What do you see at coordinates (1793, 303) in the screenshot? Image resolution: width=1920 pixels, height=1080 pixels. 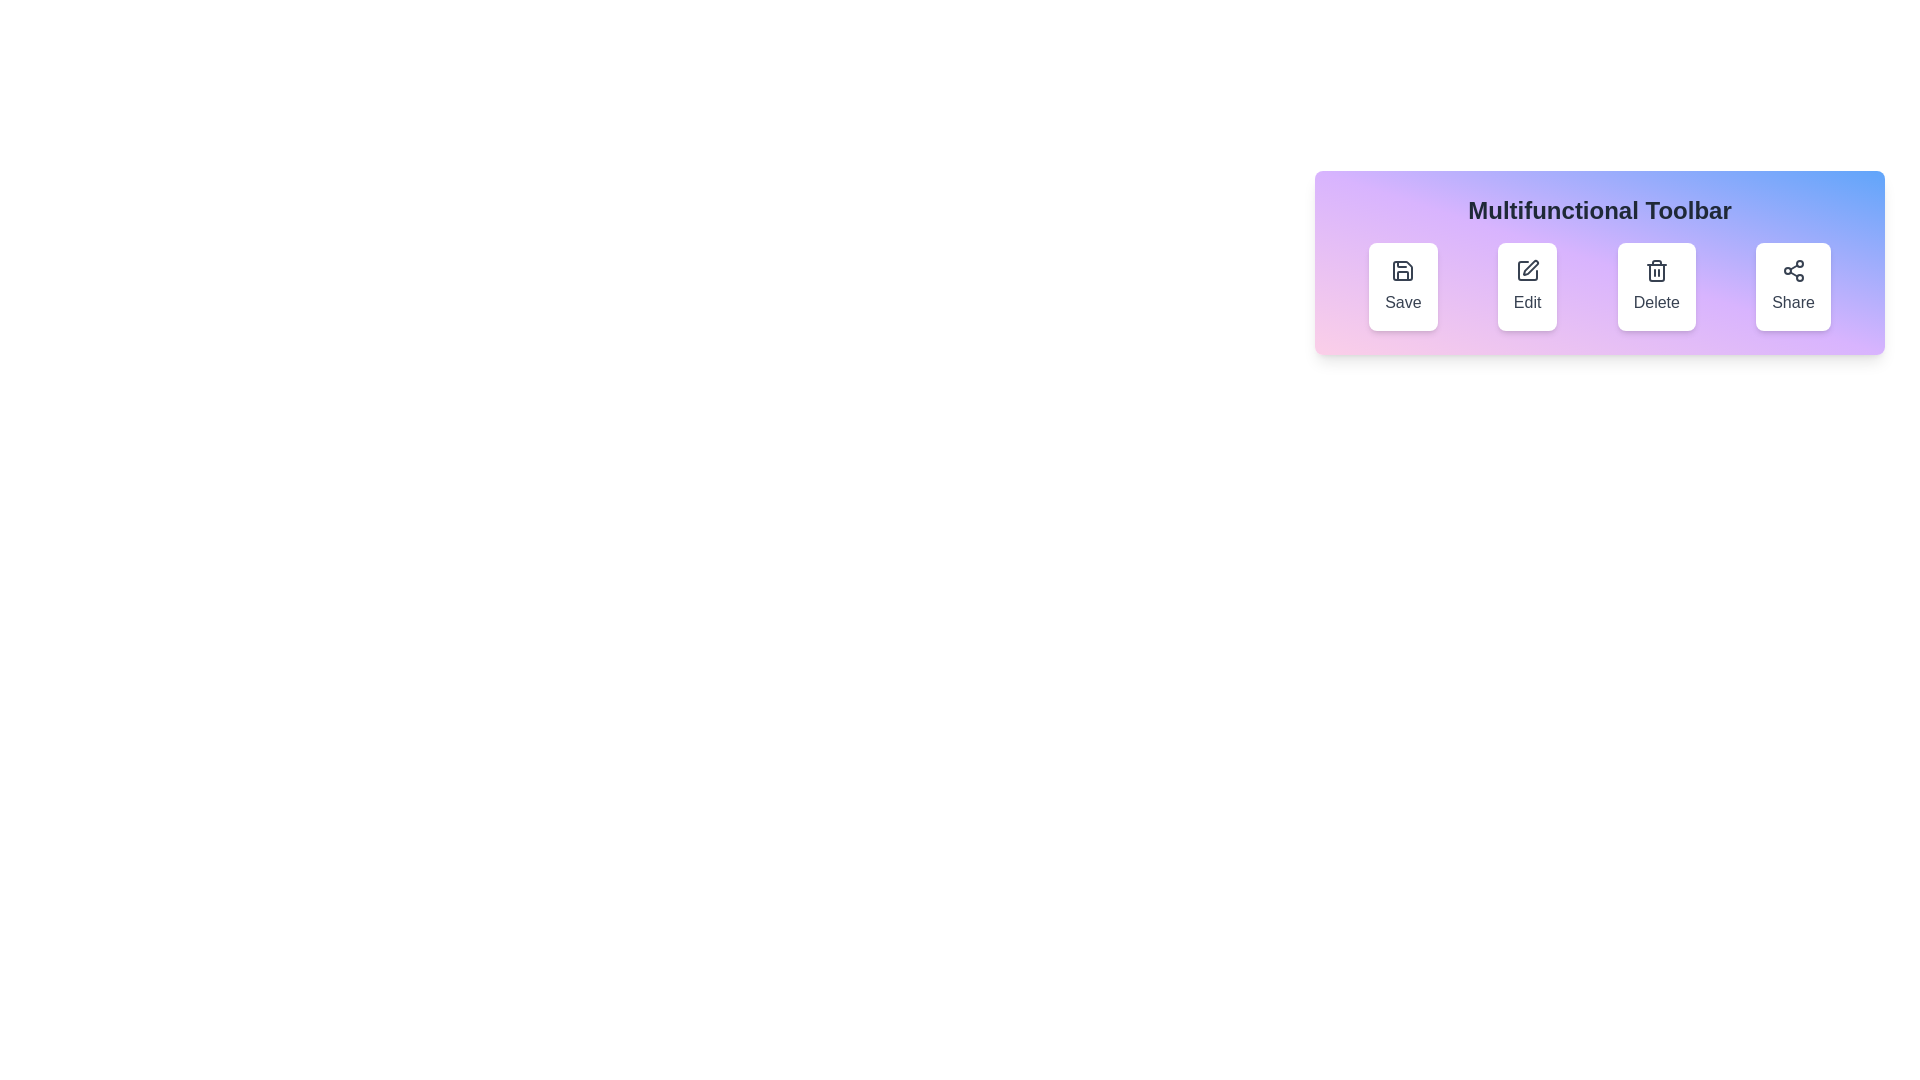 I see `label text 'Share' located beneath the share icon in the far-right button of the toolbar` at bounding box center [1793, 303].